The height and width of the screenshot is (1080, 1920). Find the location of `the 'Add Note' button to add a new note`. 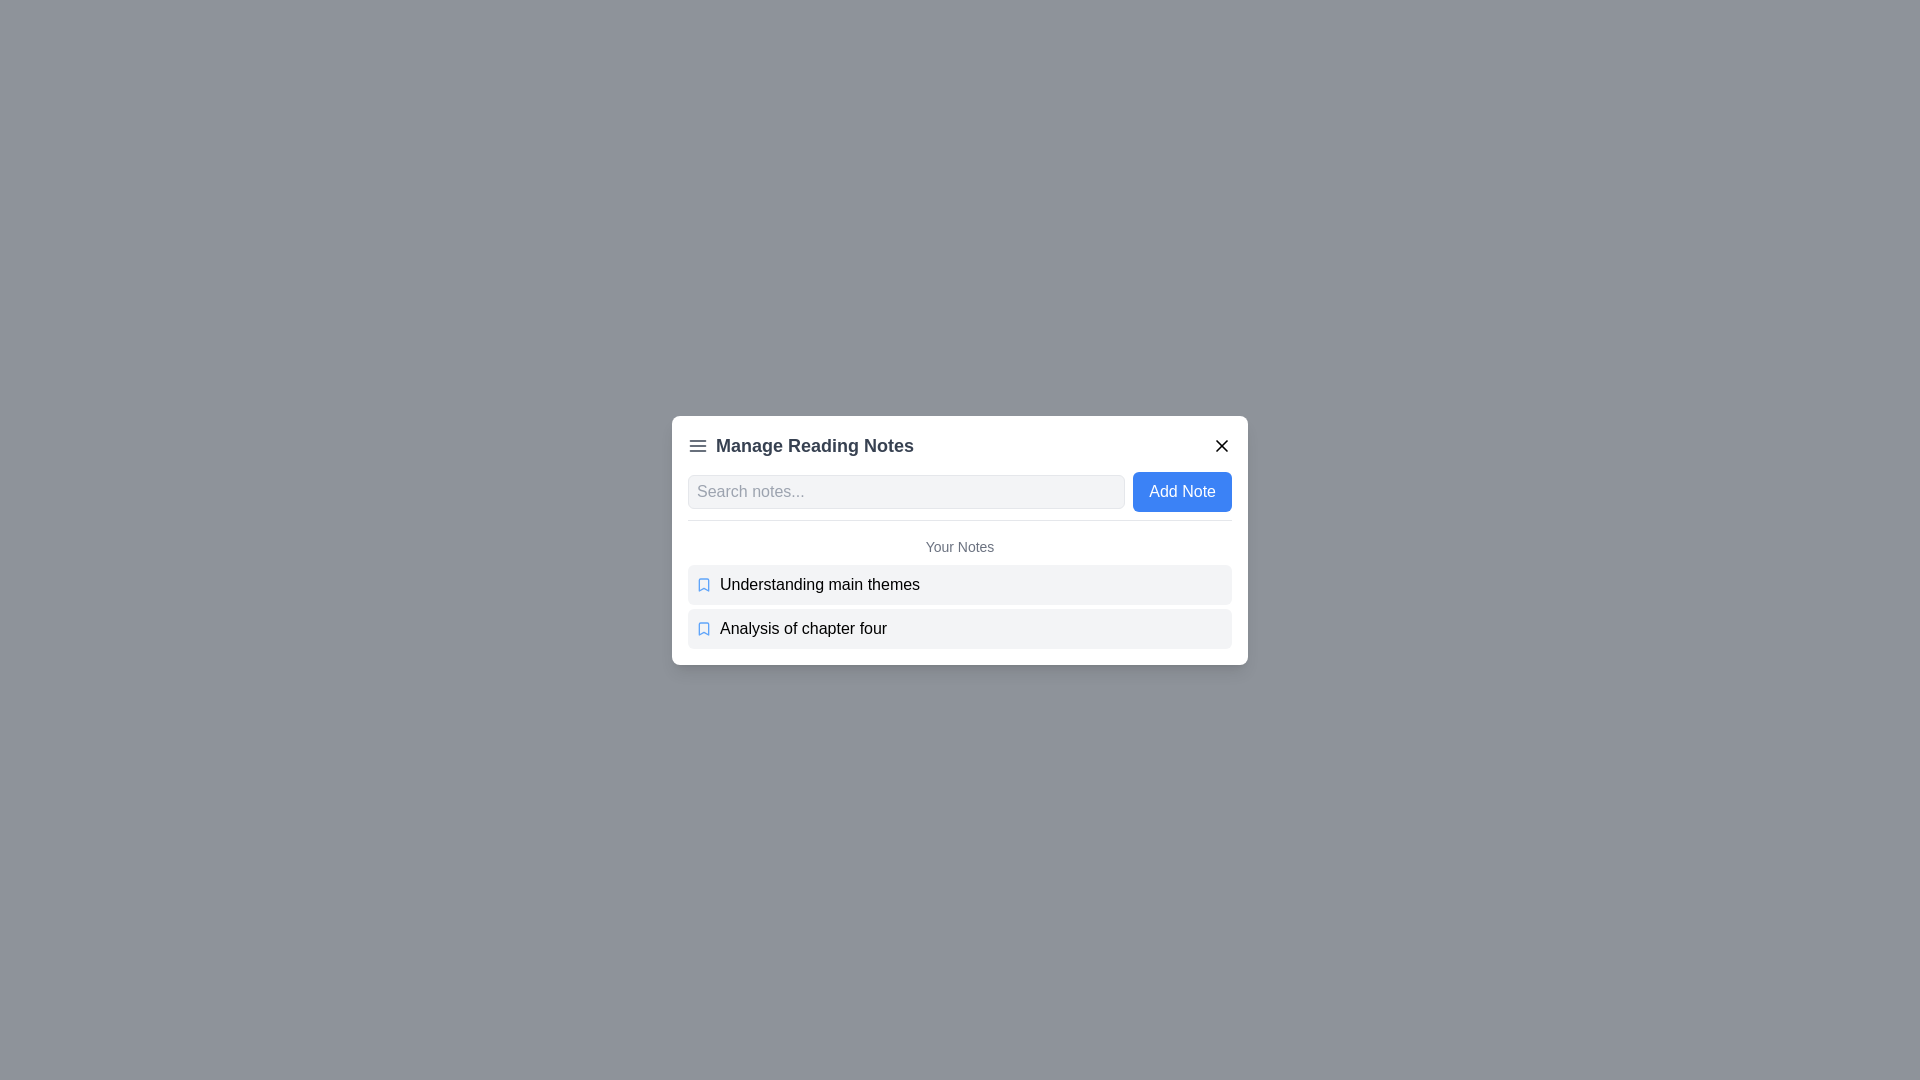

the 'Add Note' button to add a new note is located at coordinates (1181, 490).